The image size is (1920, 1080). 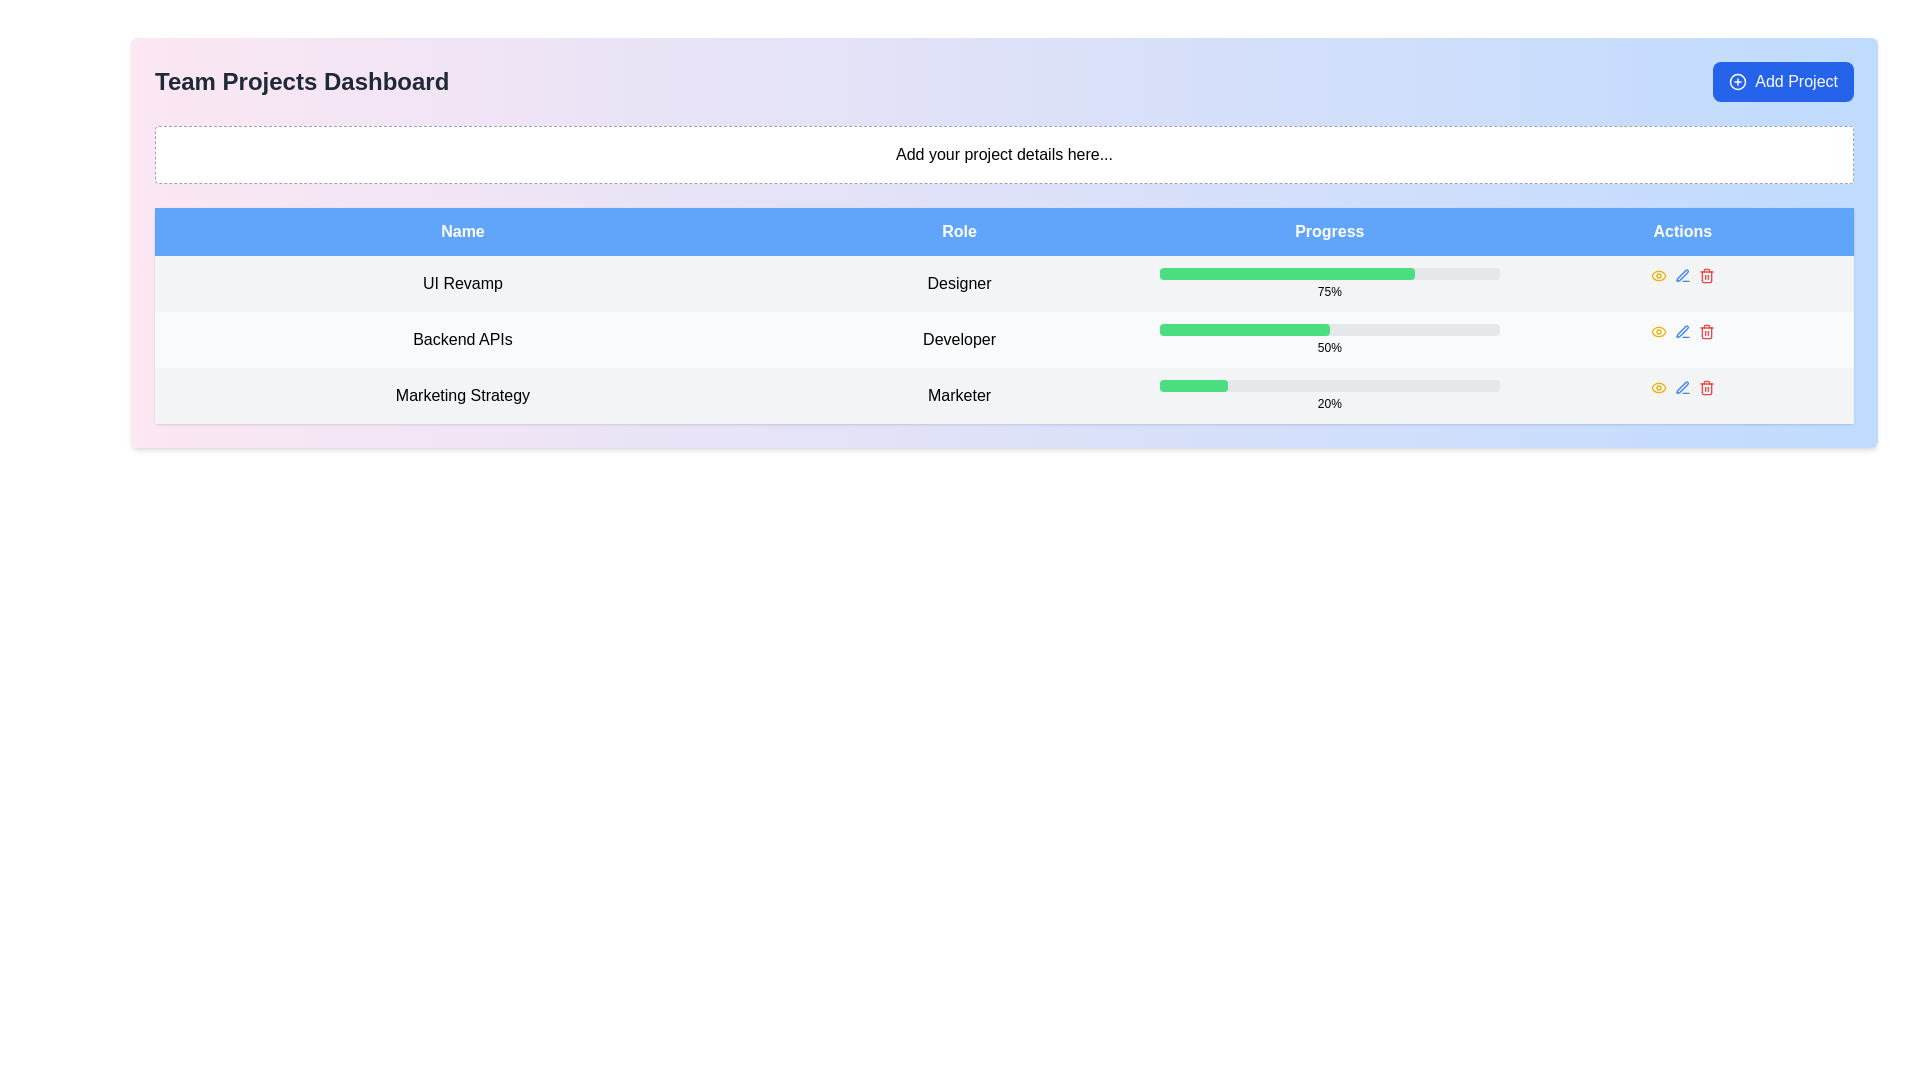 I want to click on the edit icon button located, so click(x=1681, y=276).